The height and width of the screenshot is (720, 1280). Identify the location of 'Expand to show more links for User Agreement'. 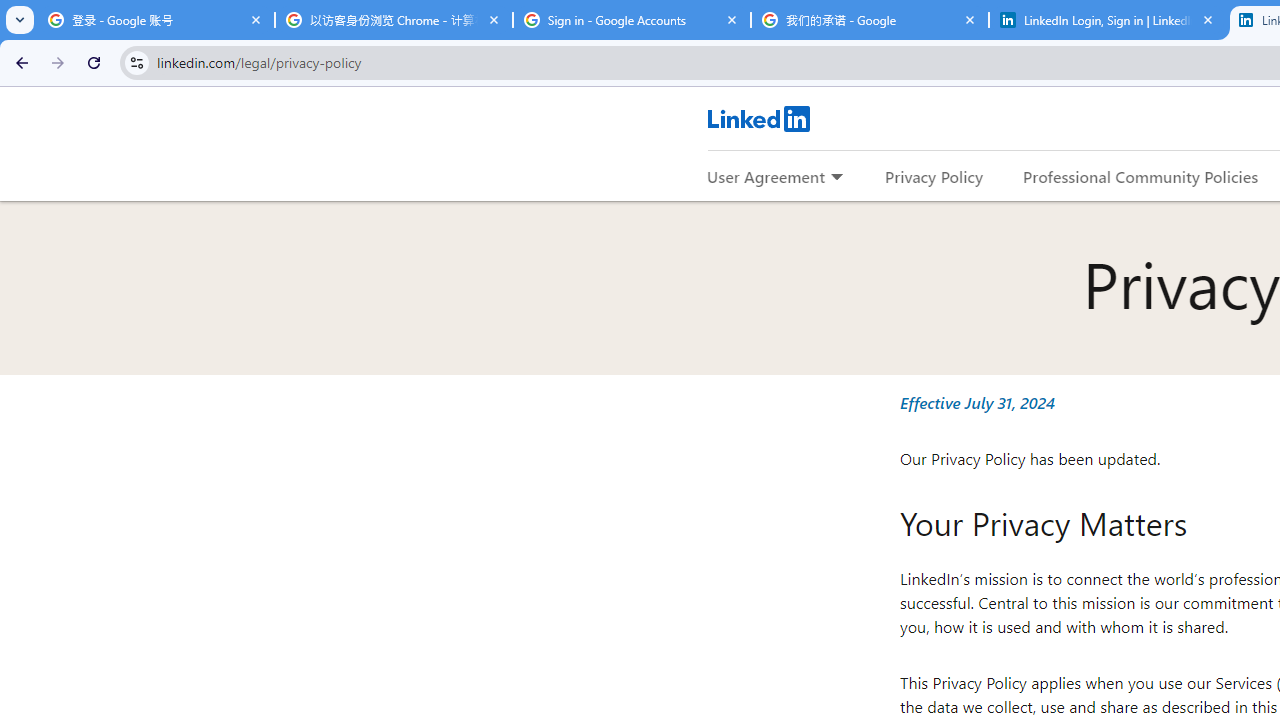
(836, 177).